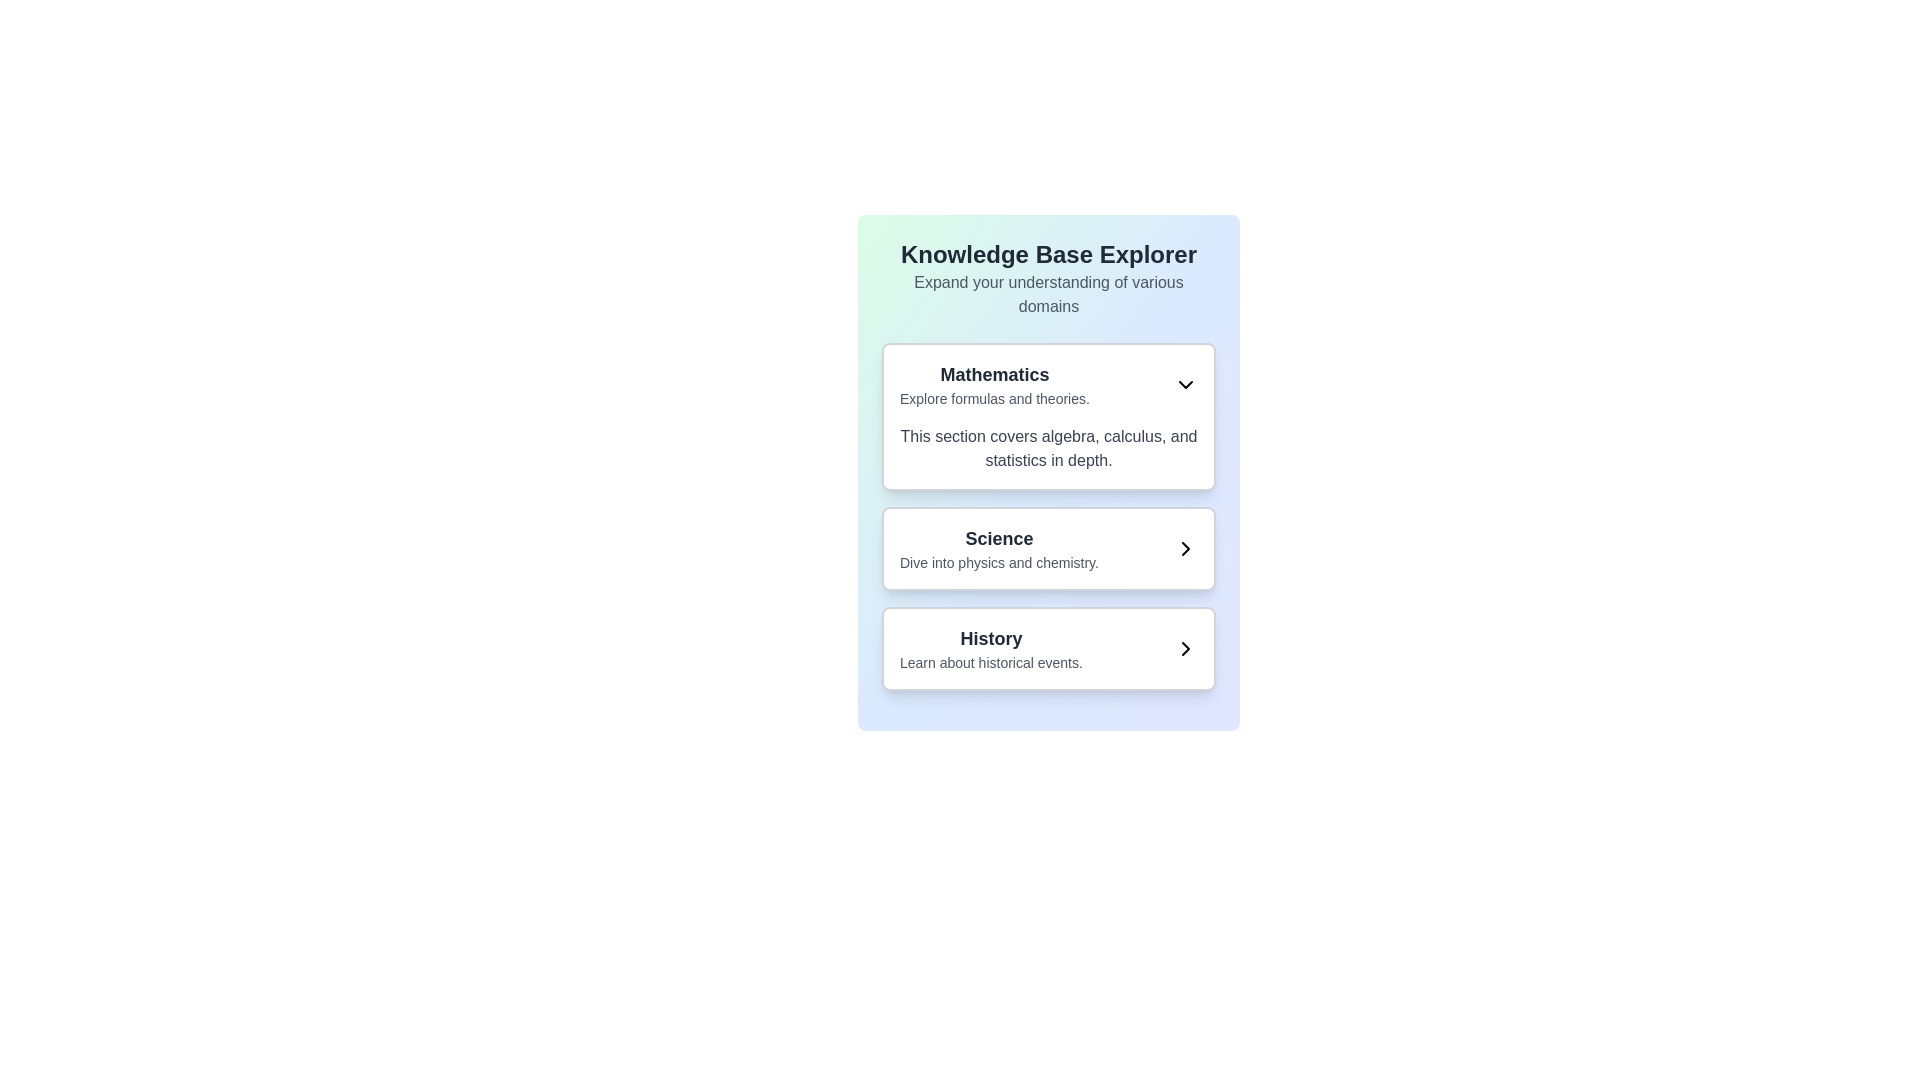 The height and width of the screenshot is (1080, 1920). Describe the element at coordinates (1185, 548) in the screenshot. I see `the rightward chevron arrow icon, which is styled with a minimalistic design and located to the right of the 'Science' section within the list of domain cards` at that location.